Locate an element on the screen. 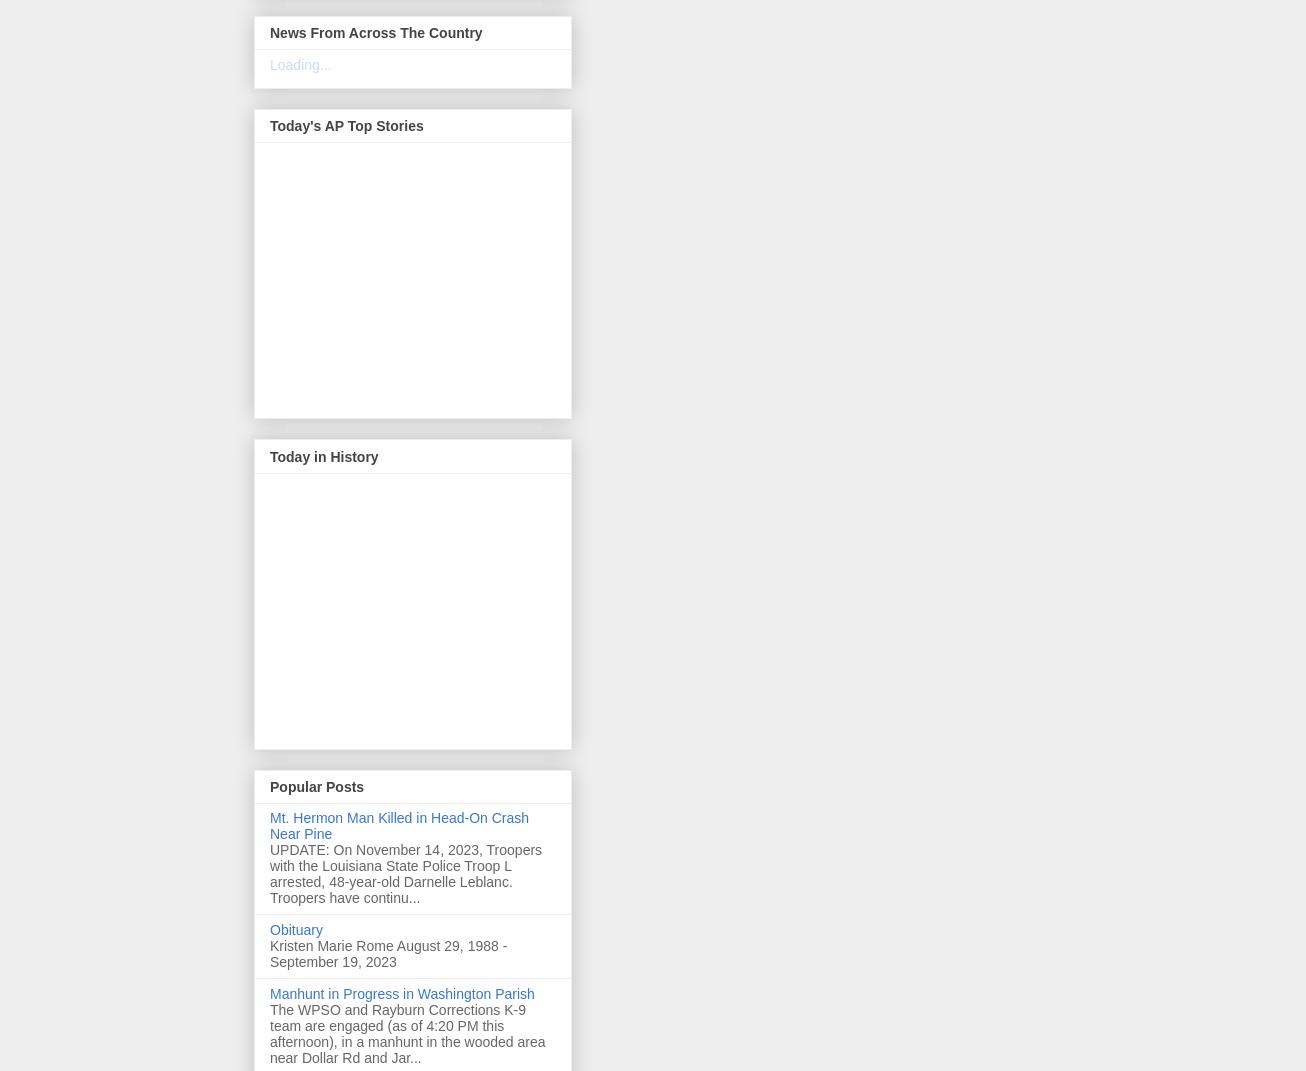  'Loading...' is located at coordinates (300, 64).